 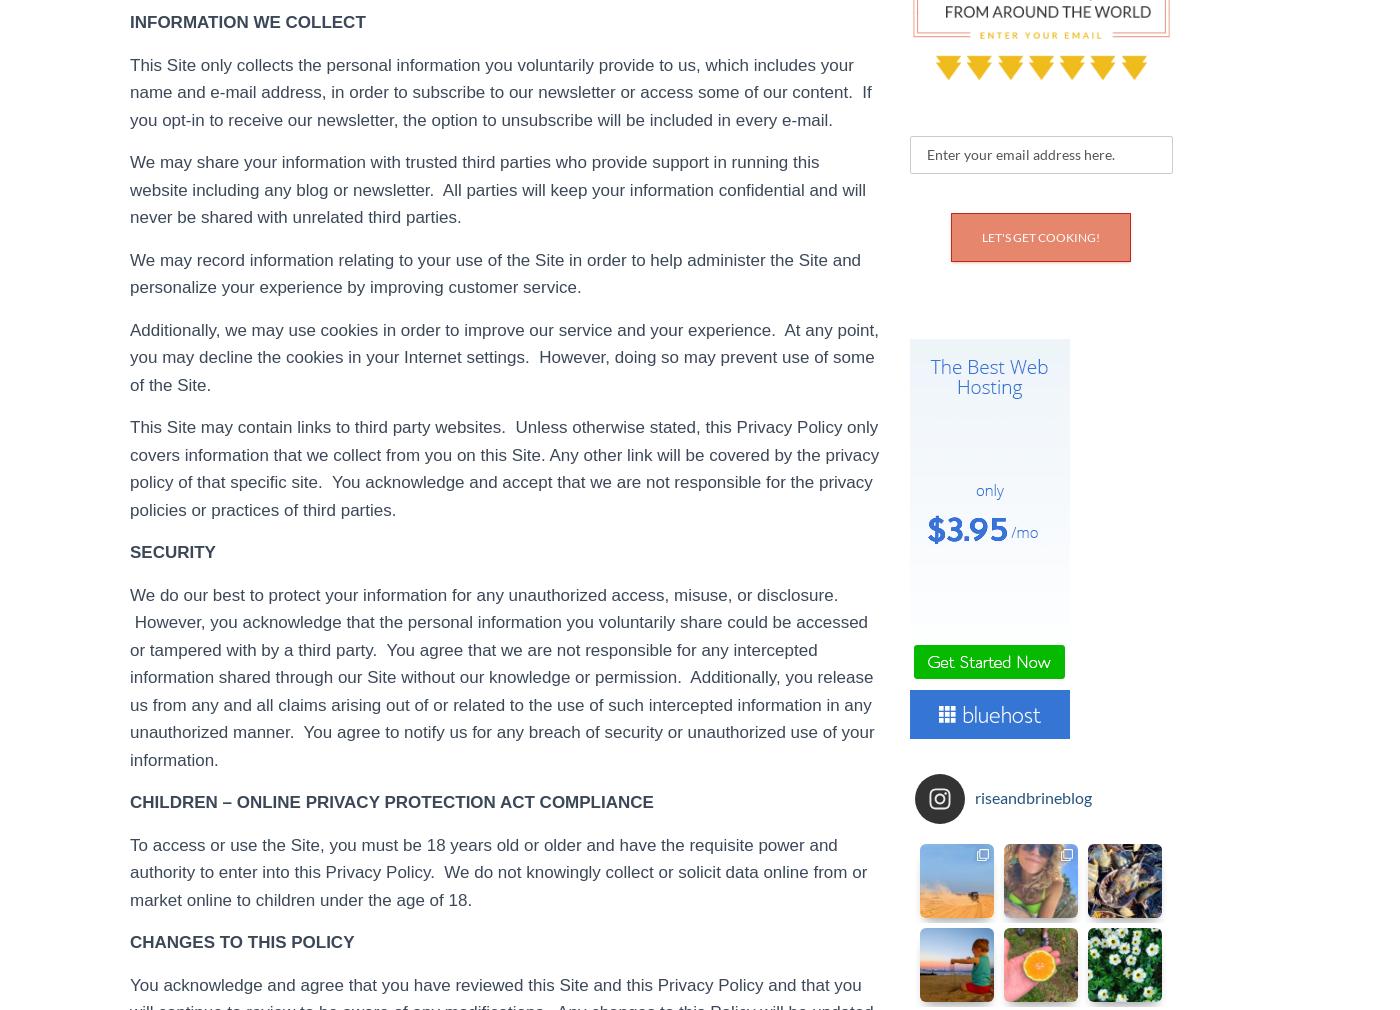 I want to click on 'We do our best to protect your information for any unauthorized access, misuse, or disclosure.  However, you acknowledge that the personal information you voluntarily share could be accessed or tampered with by a third party.  You agree that we are not responsible for any intercepted information shared through our Site without our knowledge or permission.  Additionally, you release us from any and all claims arising out of or related to the use of such intercepted information in any unauthorized manner.  You agree to notify us for any breach of security or unauthorized use of your information.', so click(x=502, y=676).